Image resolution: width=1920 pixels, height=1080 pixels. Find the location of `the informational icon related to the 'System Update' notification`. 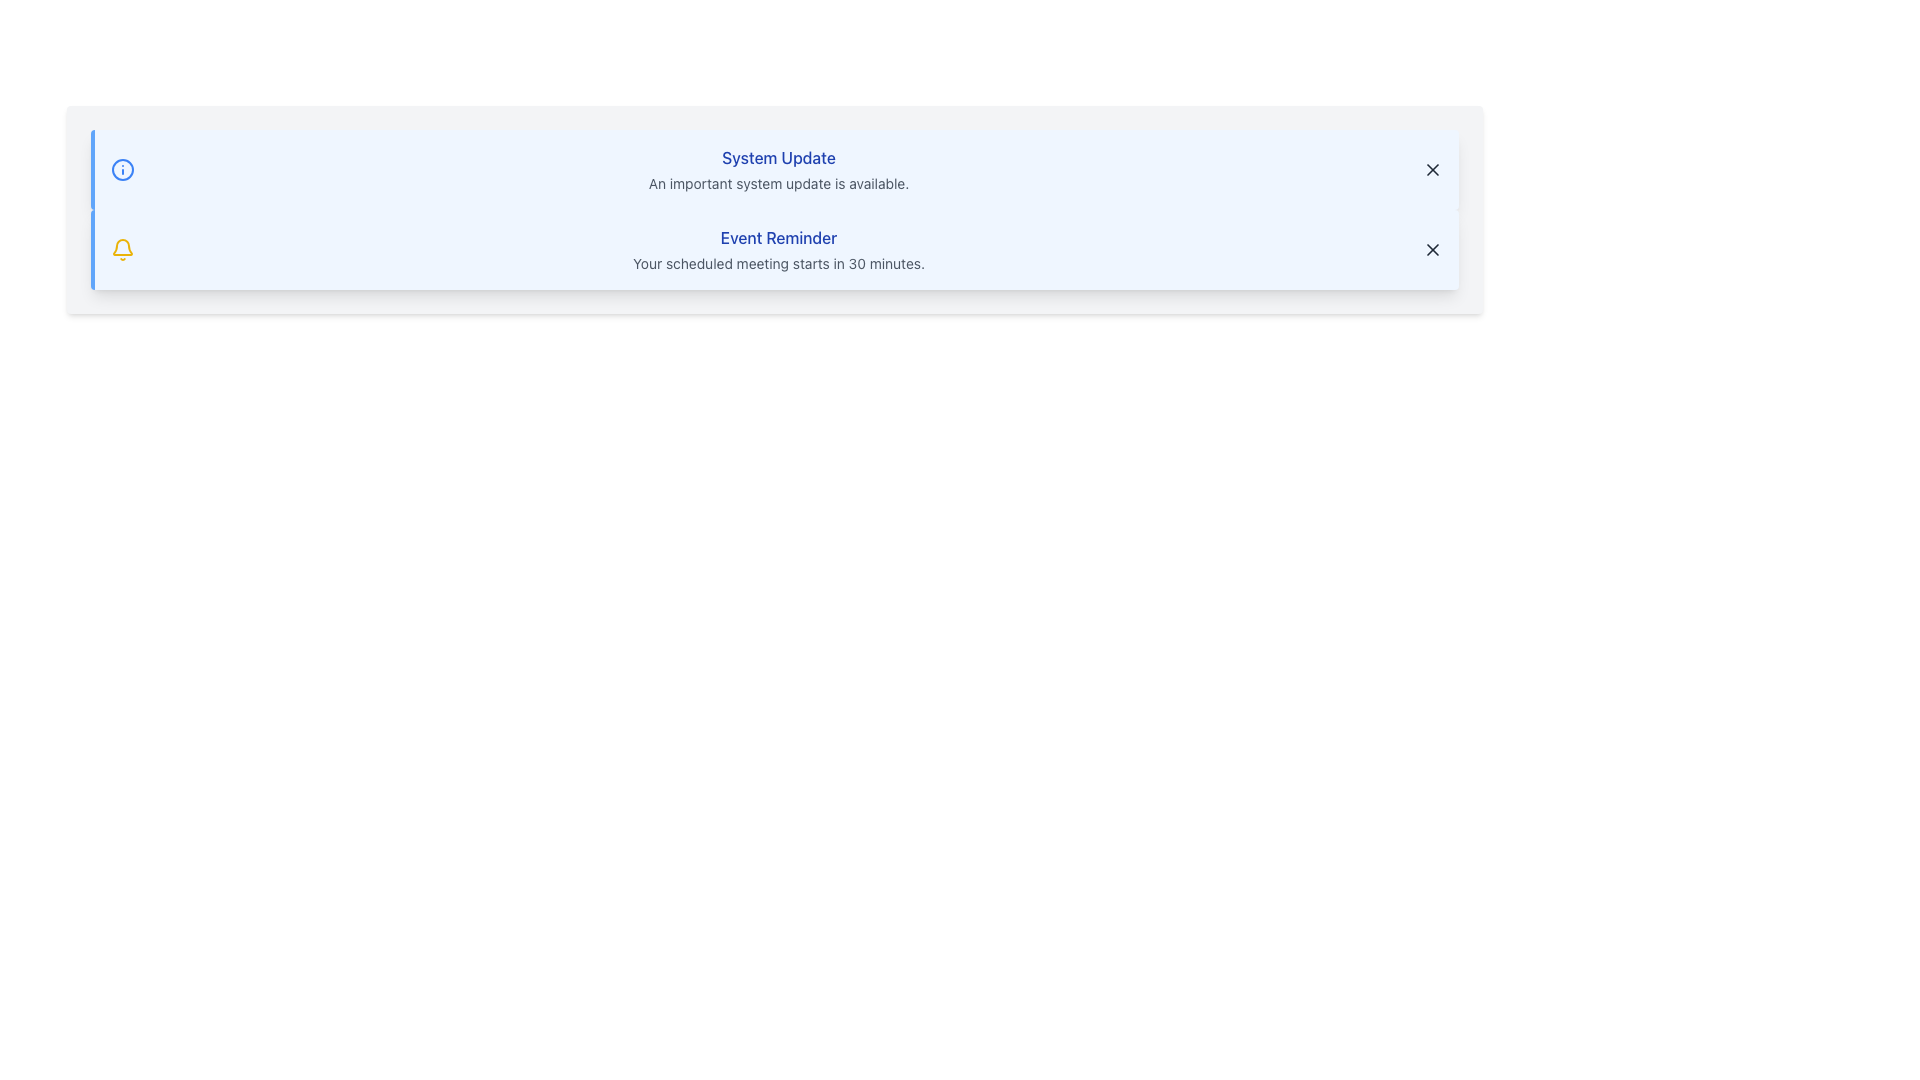

the informational icon related to the 'System Update' notification is located at coordinates (122, 168).